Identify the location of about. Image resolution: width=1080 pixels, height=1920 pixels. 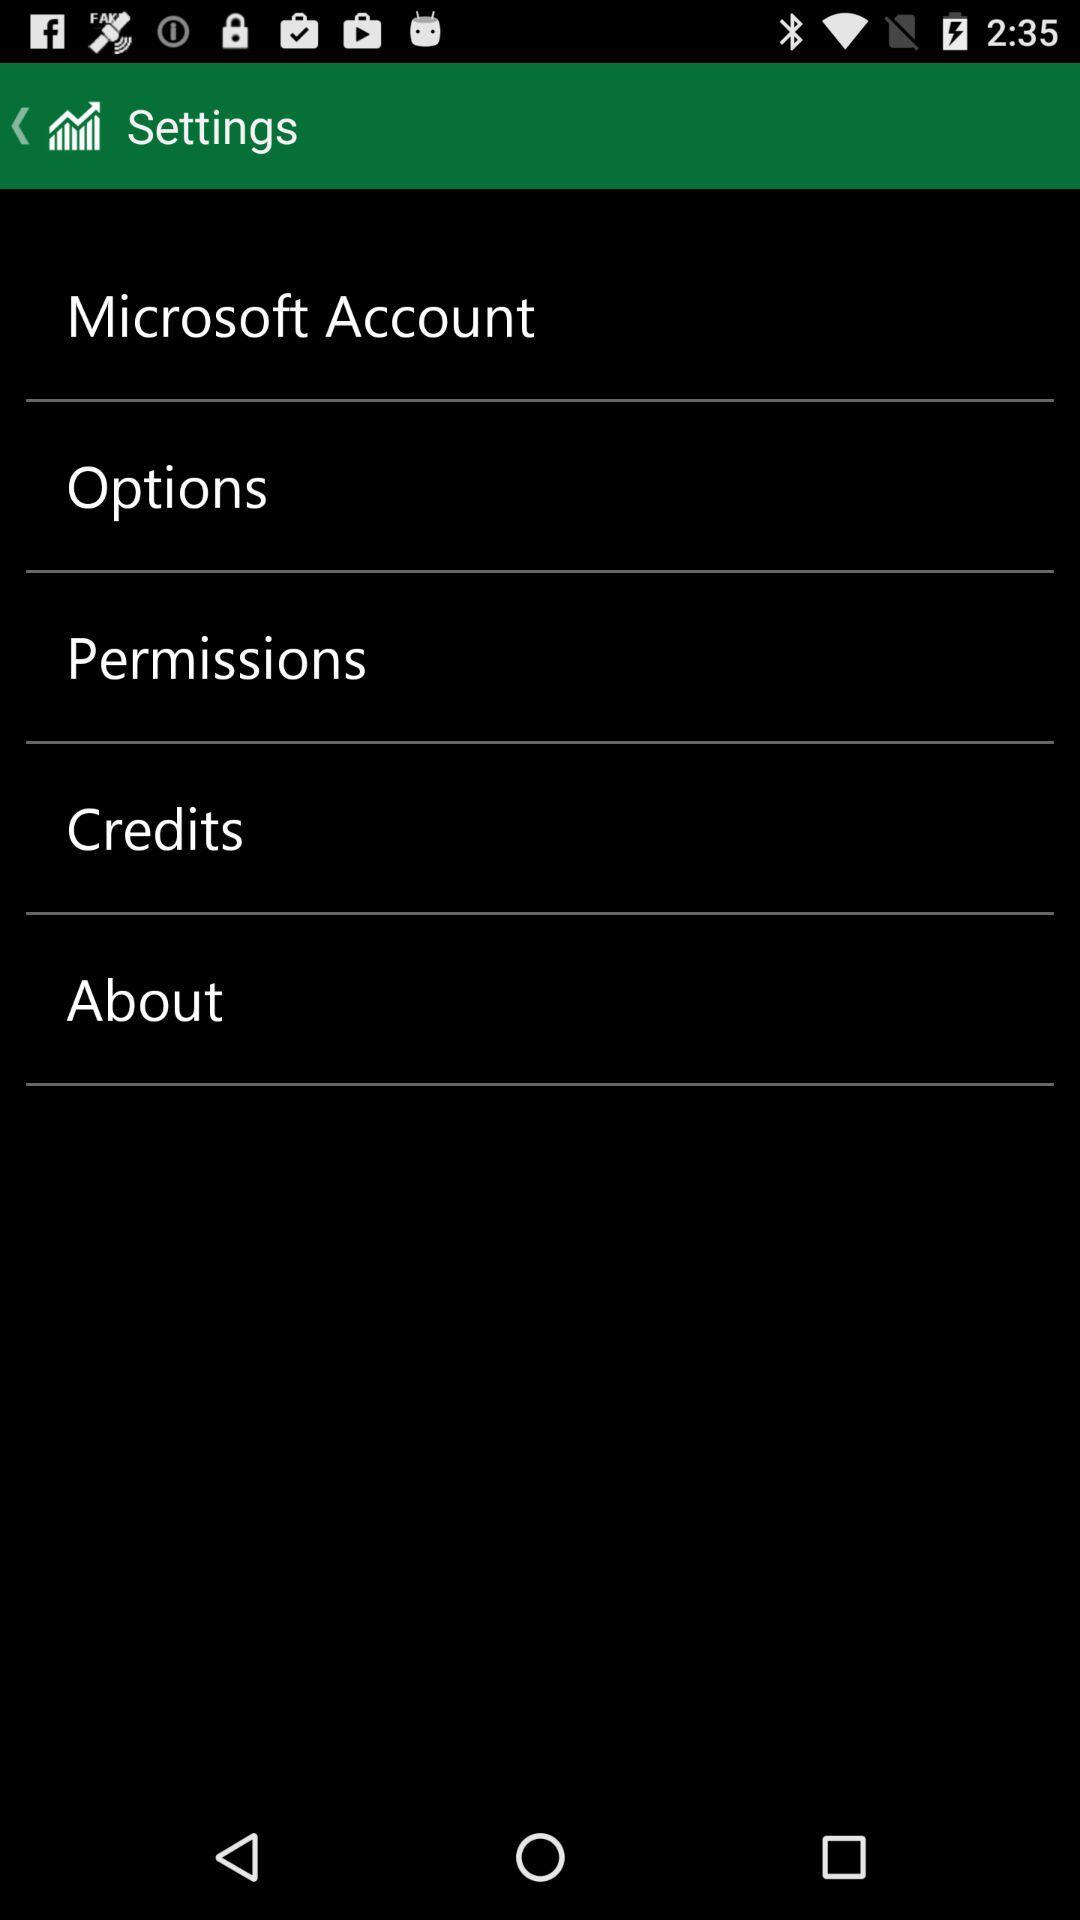
(143, 998).